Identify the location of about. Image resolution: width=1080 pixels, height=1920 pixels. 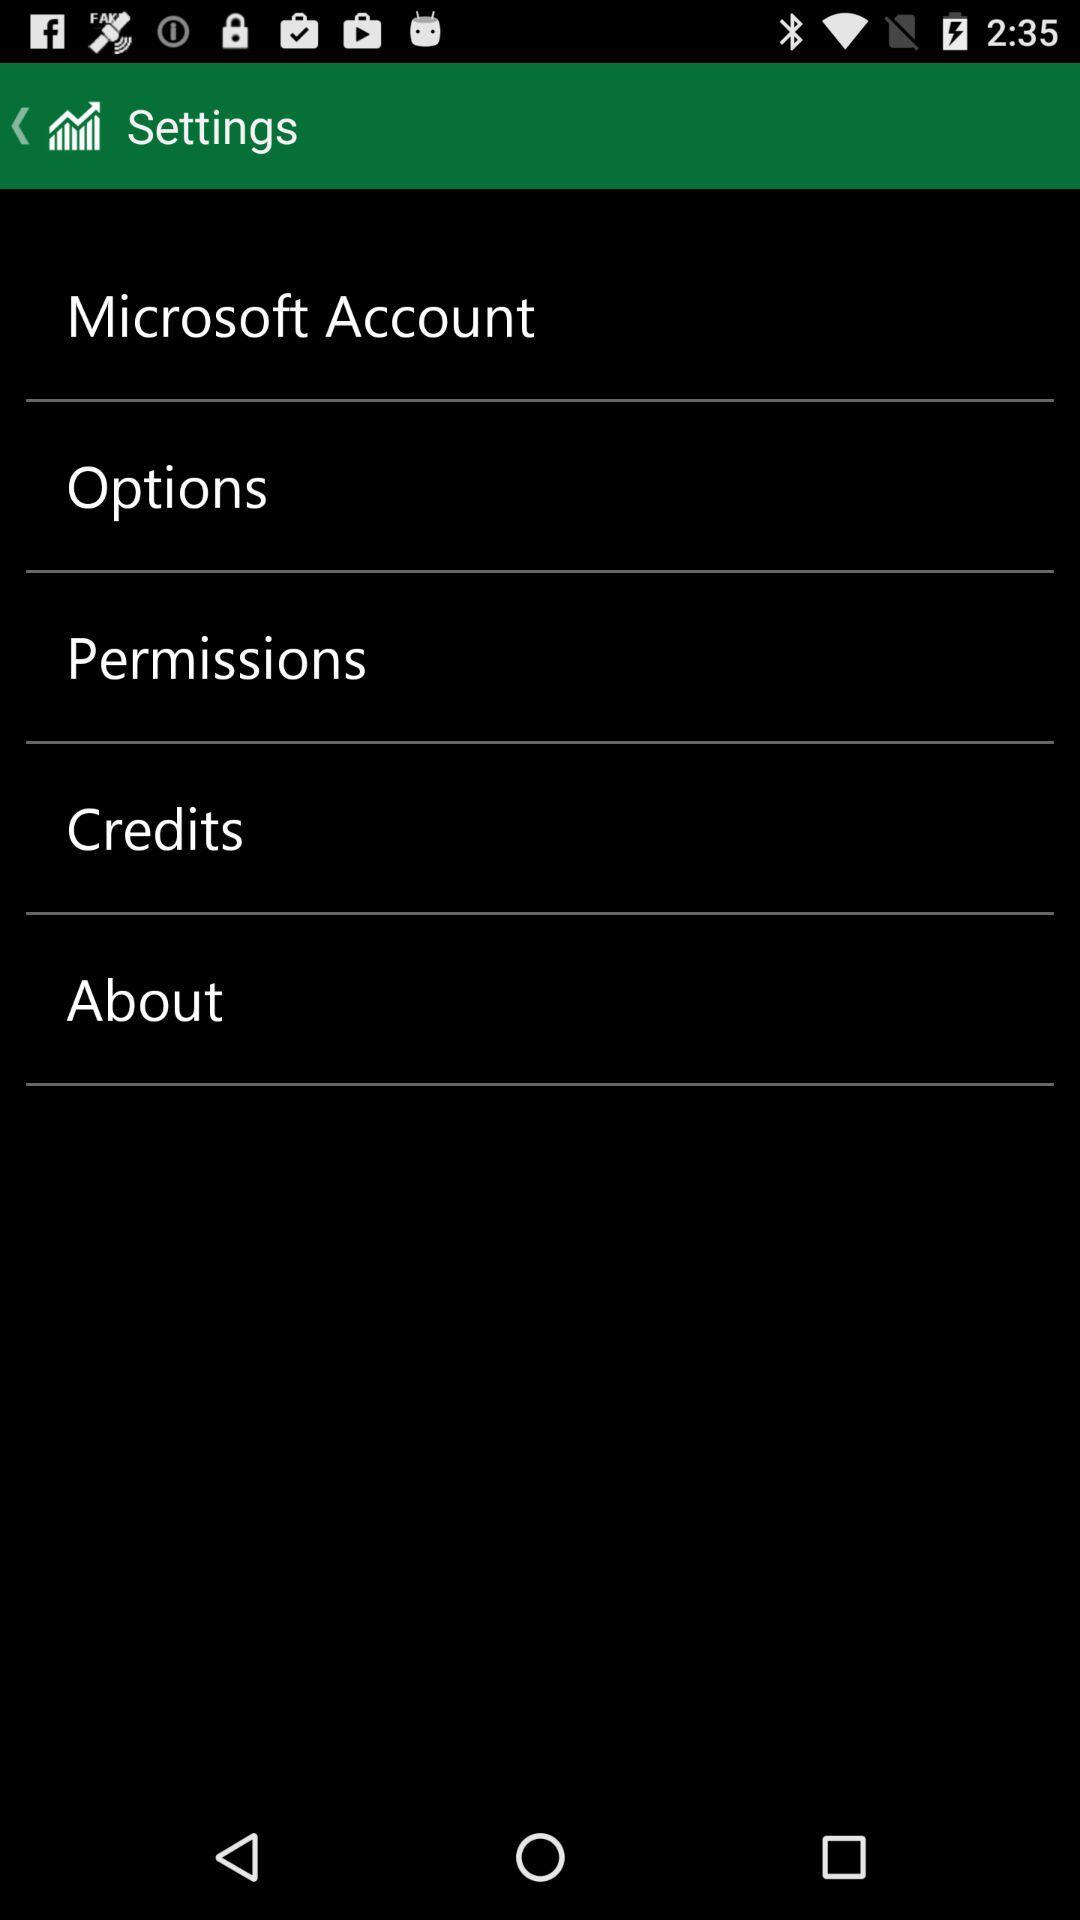
(143, 998).